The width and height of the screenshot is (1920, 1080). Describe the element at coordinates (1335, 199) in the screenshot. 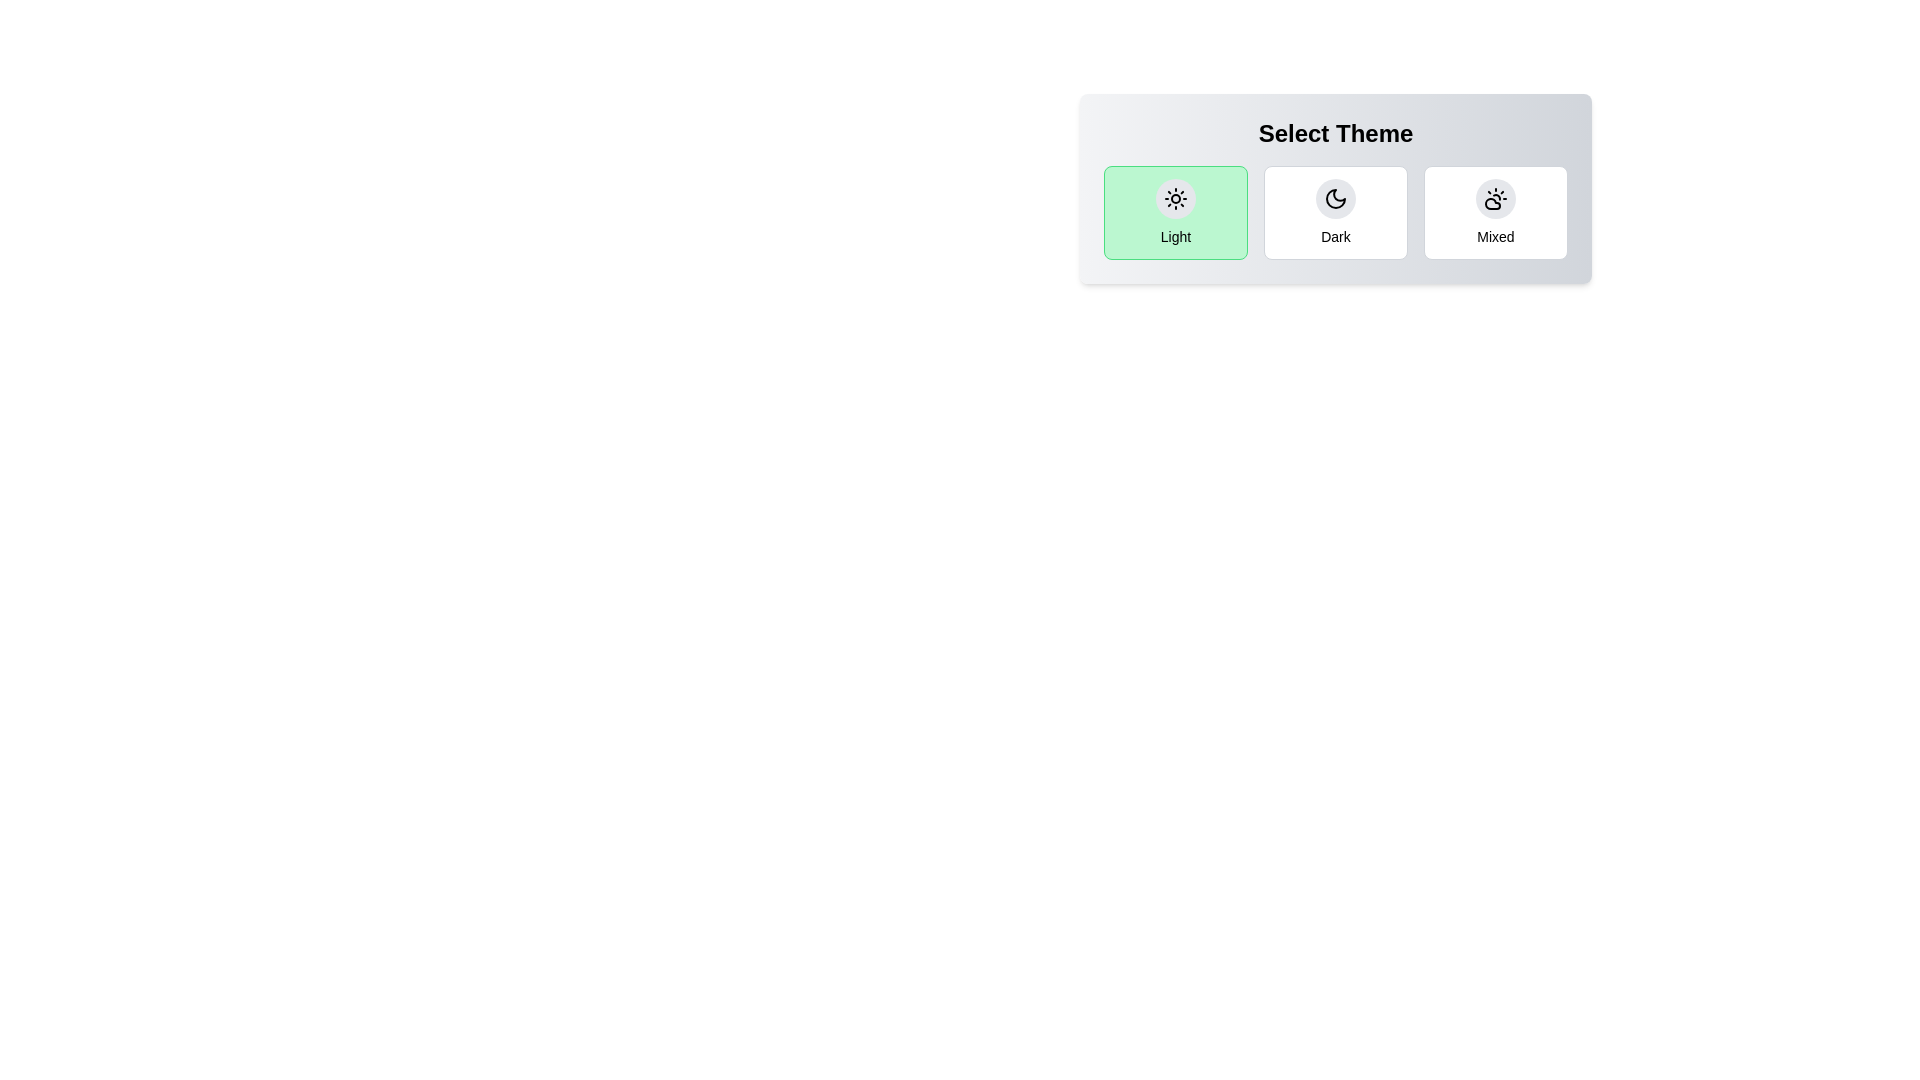

I see `the theme icon corresponding to Dark` at that location.